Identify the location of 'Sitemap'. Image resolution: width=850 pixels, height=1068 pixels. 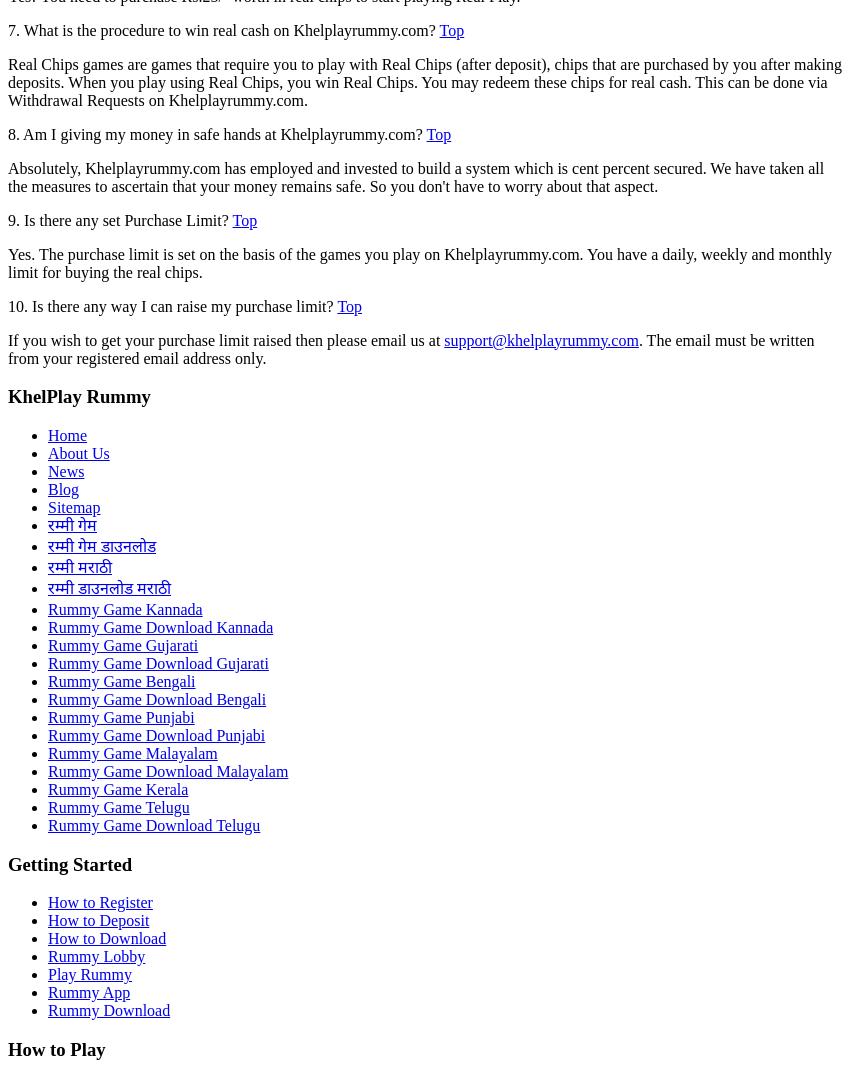
(74, 507).